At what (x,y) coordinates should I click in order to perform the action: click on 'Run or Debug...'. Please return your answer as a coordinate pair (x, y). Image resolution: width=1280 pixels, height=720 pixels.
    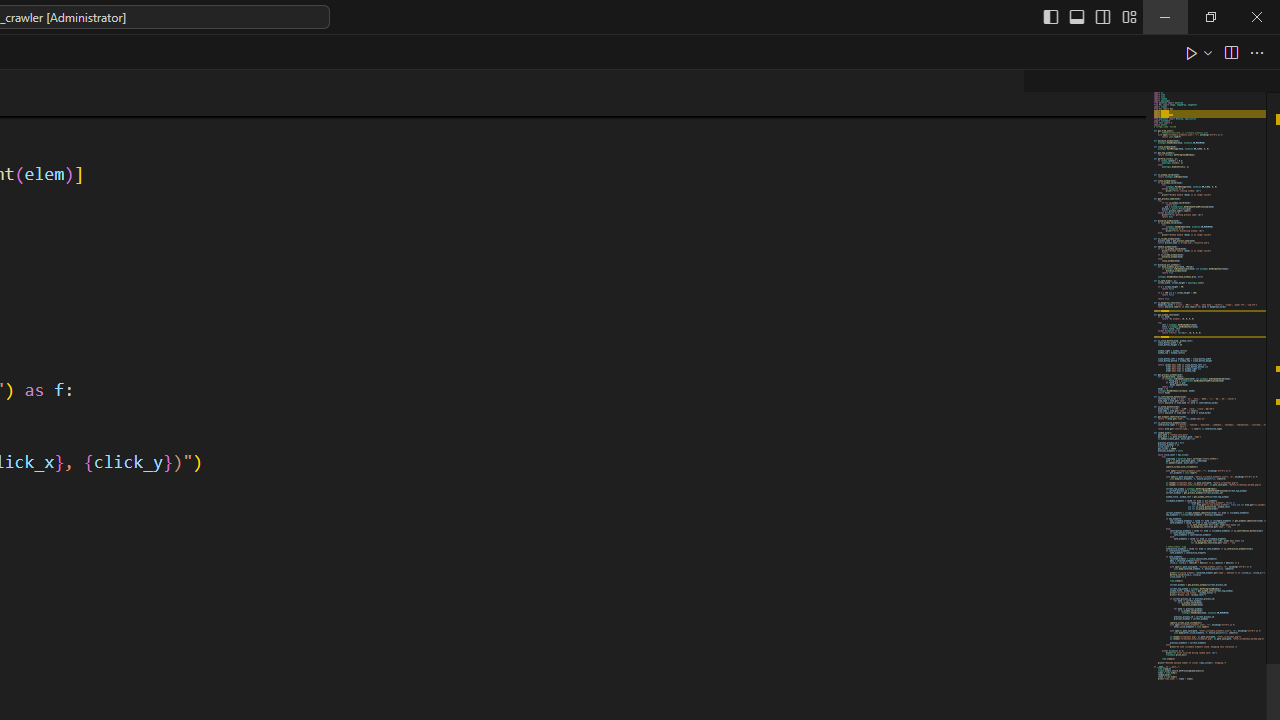
    Looking at the image, I should click on (1207, 51).